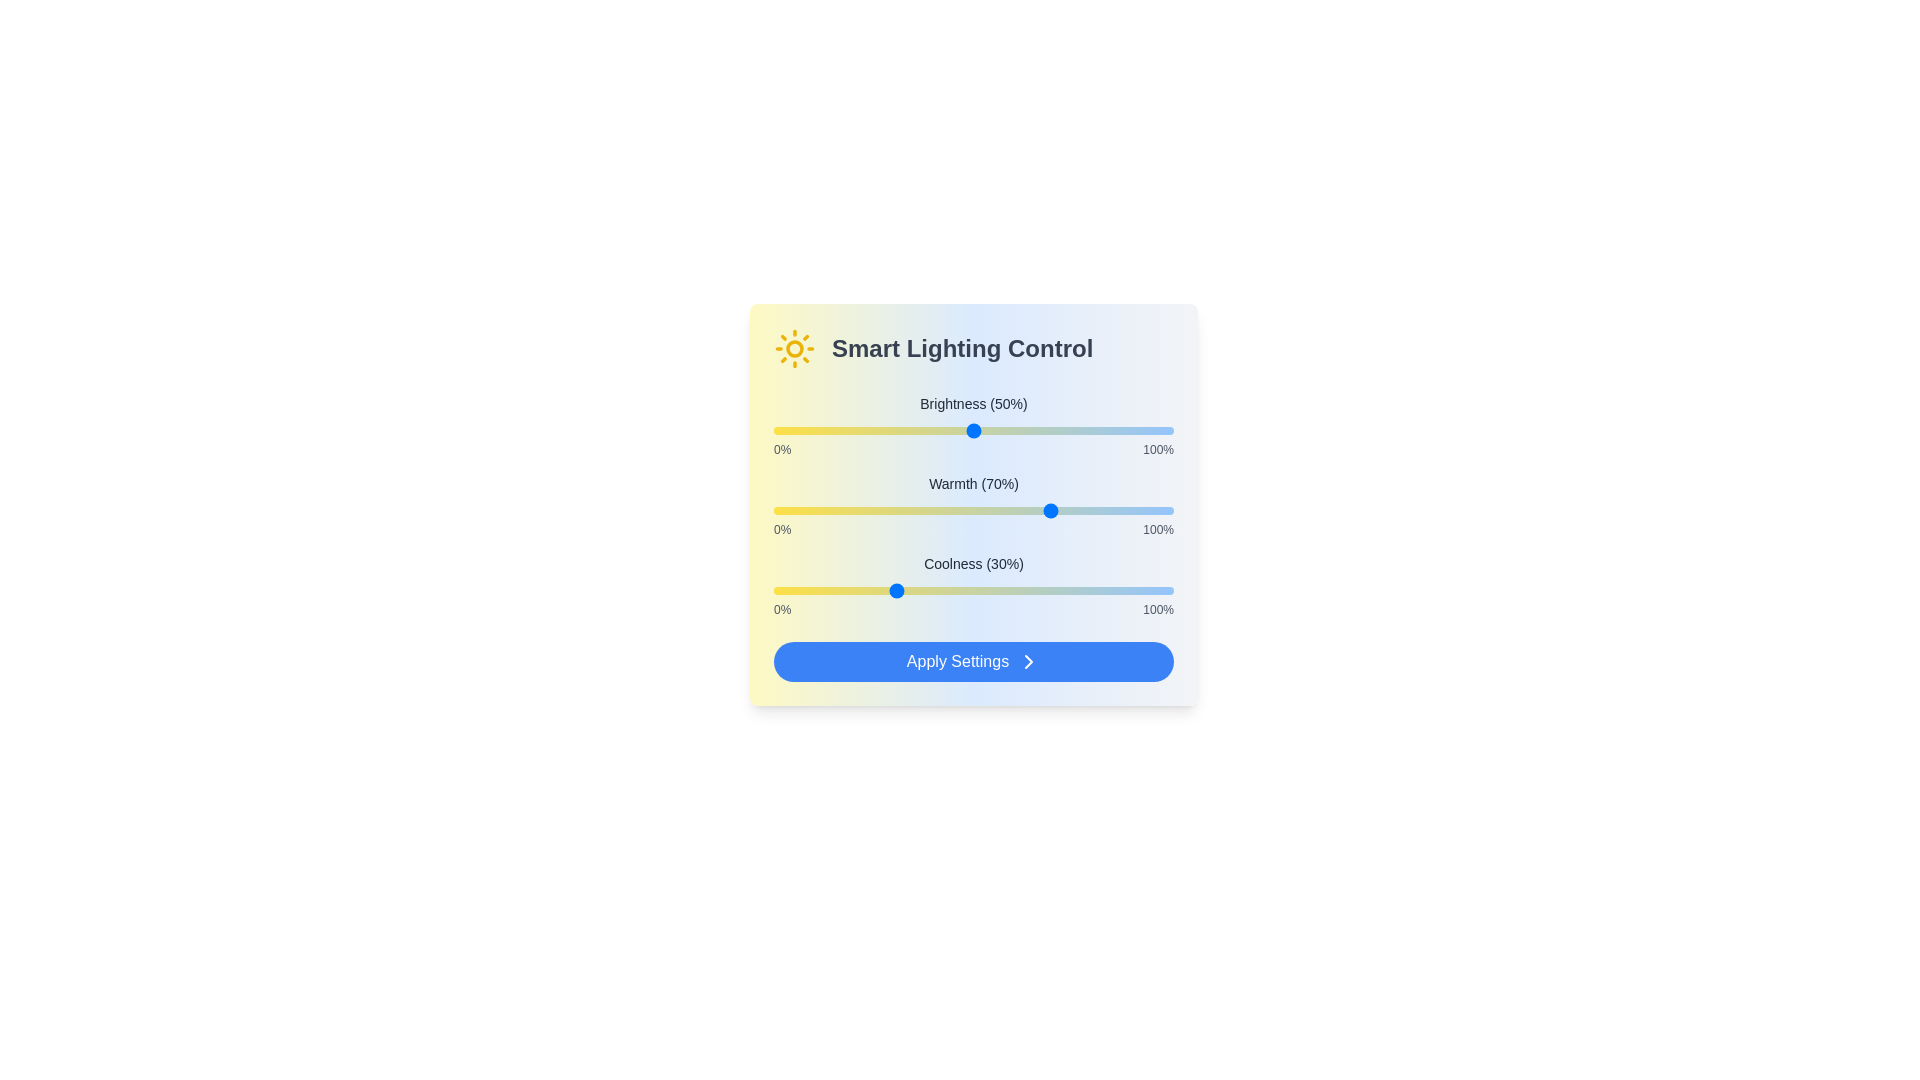  What do you see at coordinates (1133, 509) in the screenshot?
I see `the Warmth slider to 90%` at bounding box center [1133, 509].